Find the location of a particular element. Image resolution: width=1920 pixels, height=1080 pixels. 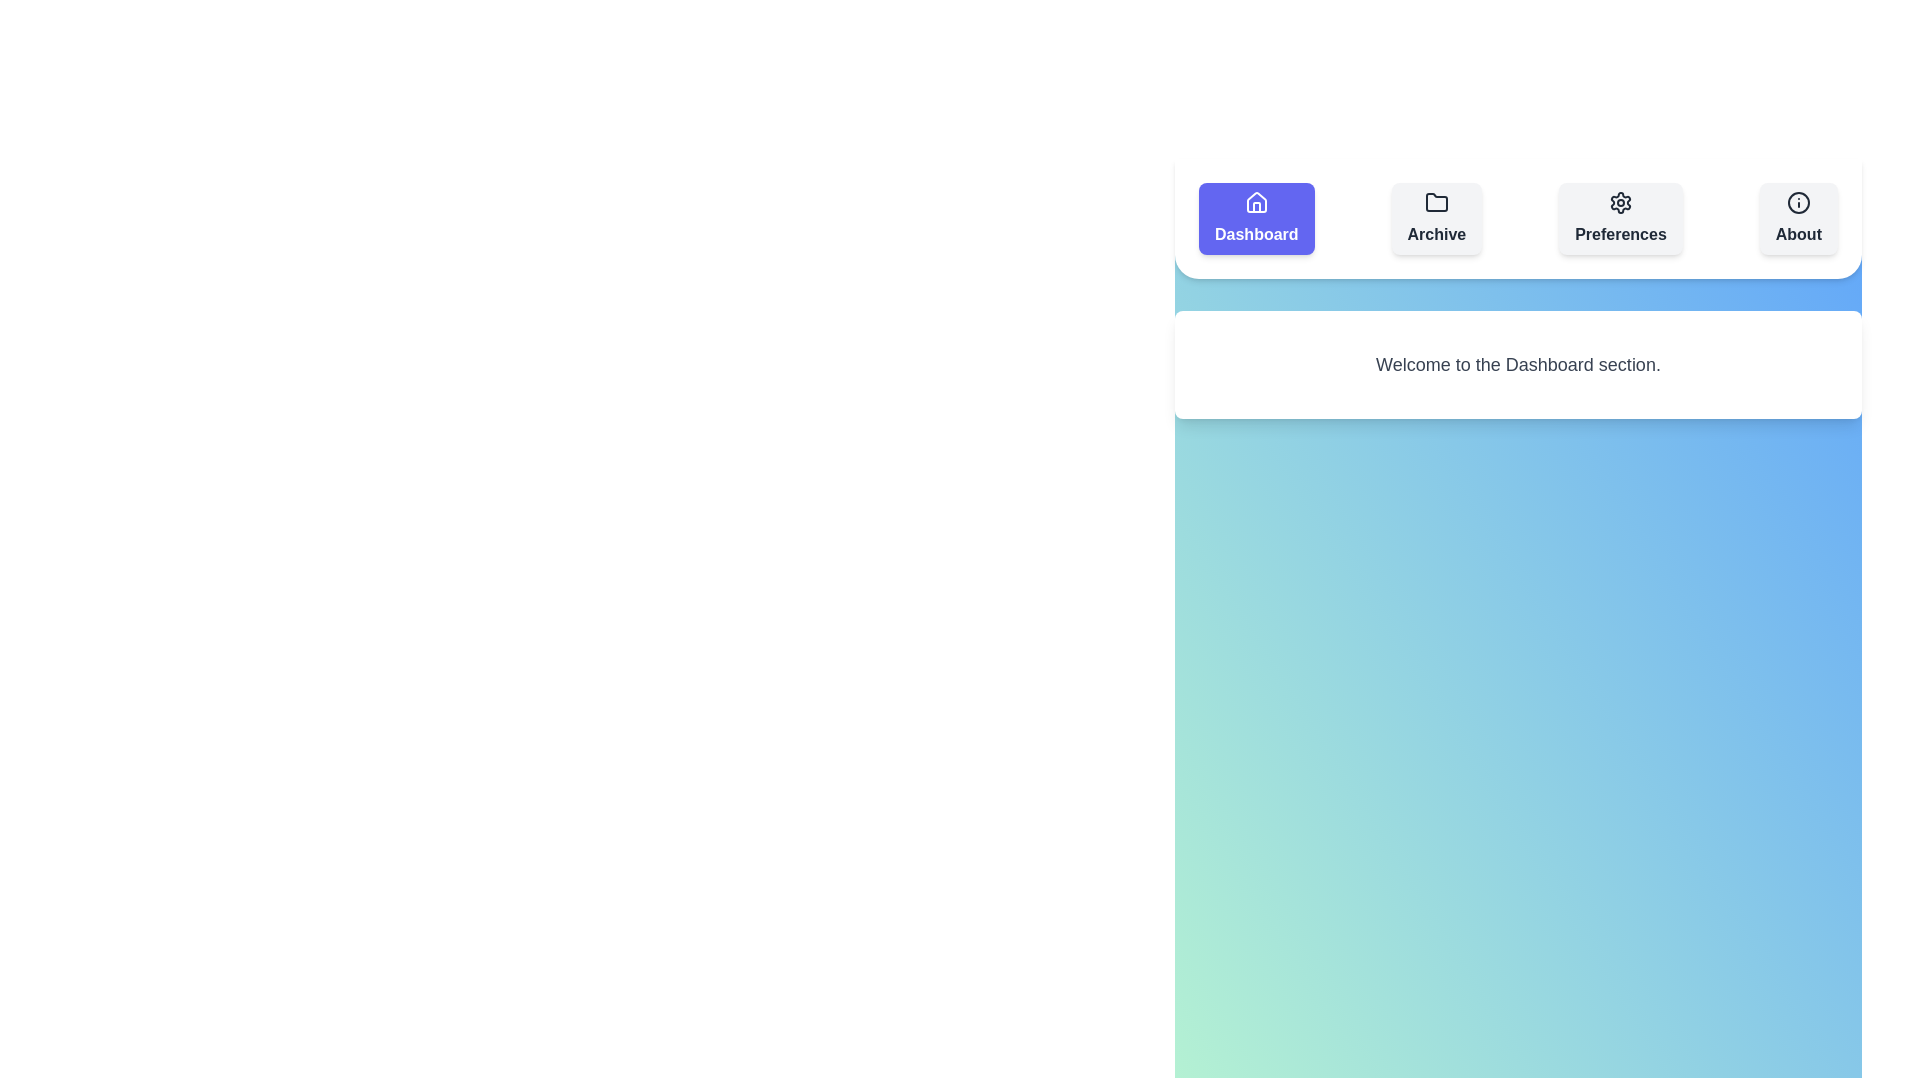

the section button labeled Preferences to switch to that section is located at coordinates (1621, 219).